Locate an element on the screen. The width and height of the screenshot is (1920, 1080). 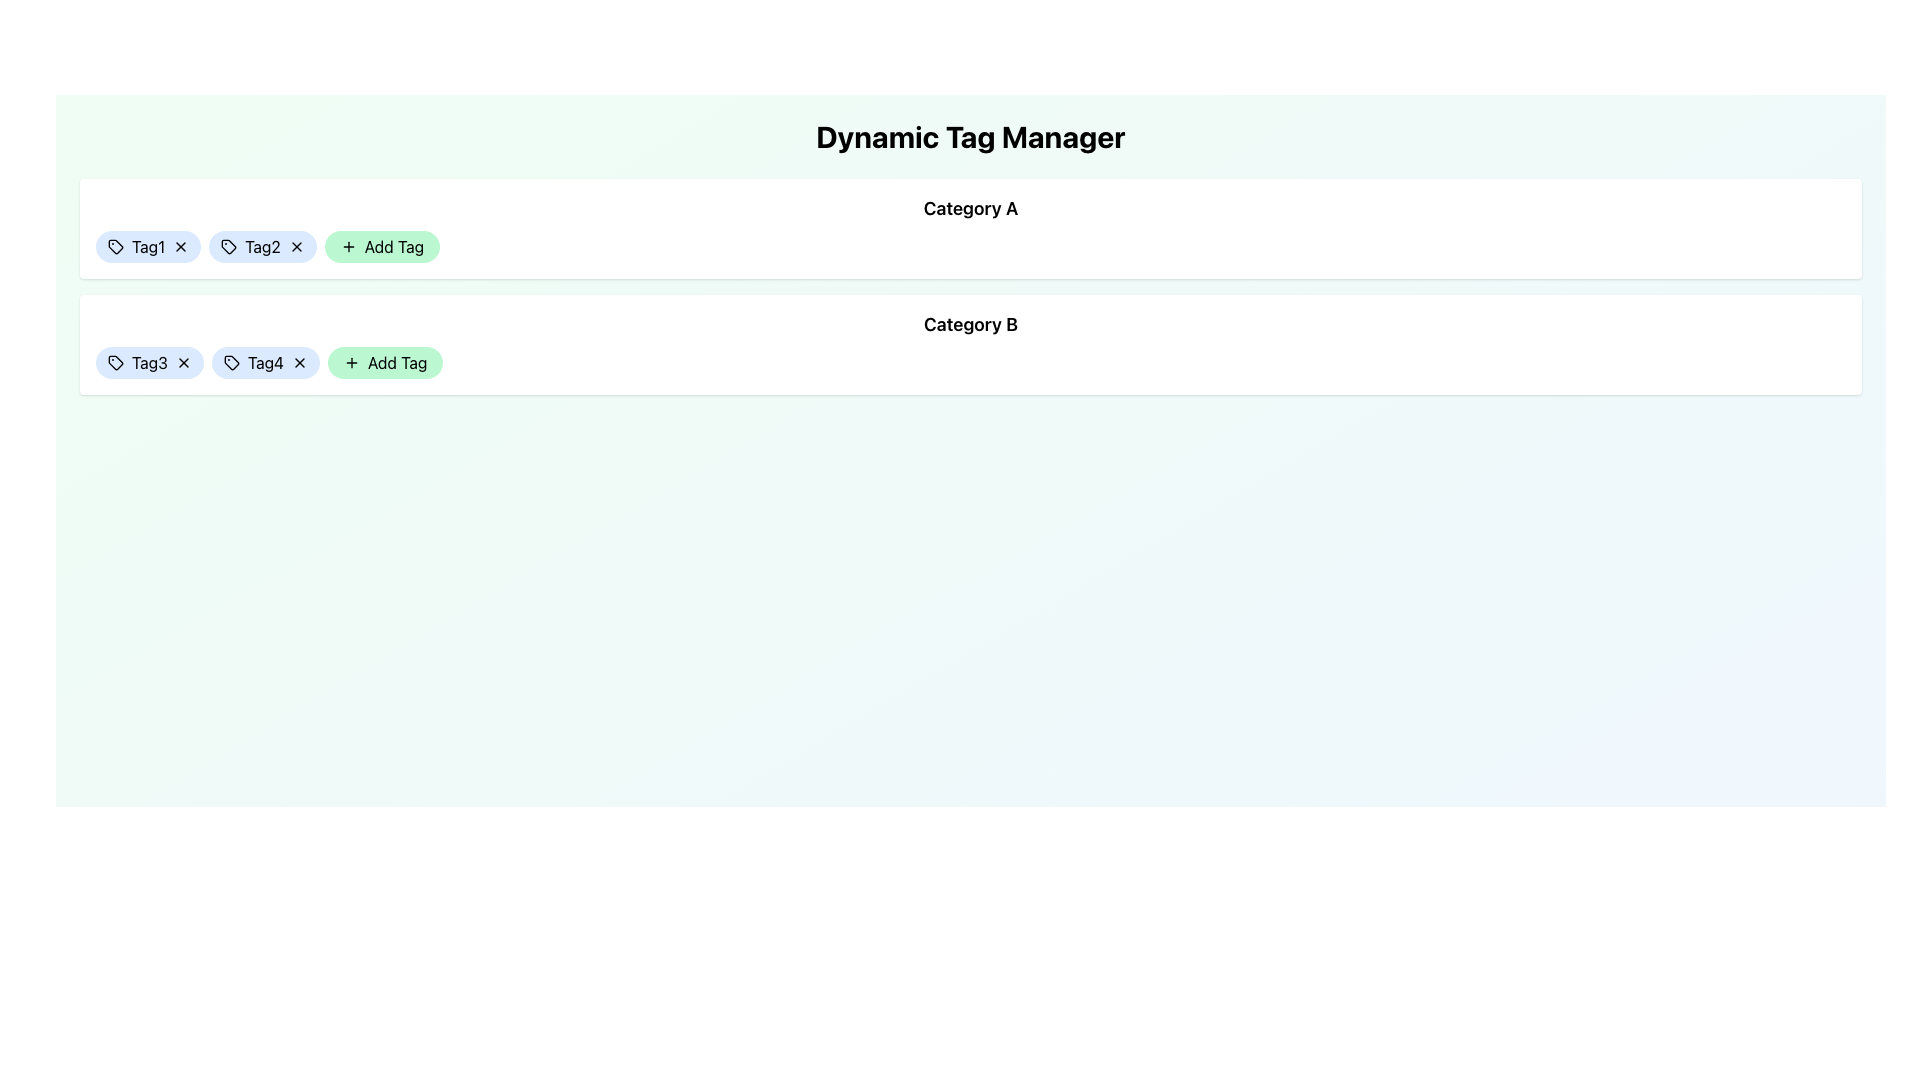
the text label displaying 'Tag2', which is the second tag in the first row under 'Category A', to interact with it is located at coordinates (262, 245).